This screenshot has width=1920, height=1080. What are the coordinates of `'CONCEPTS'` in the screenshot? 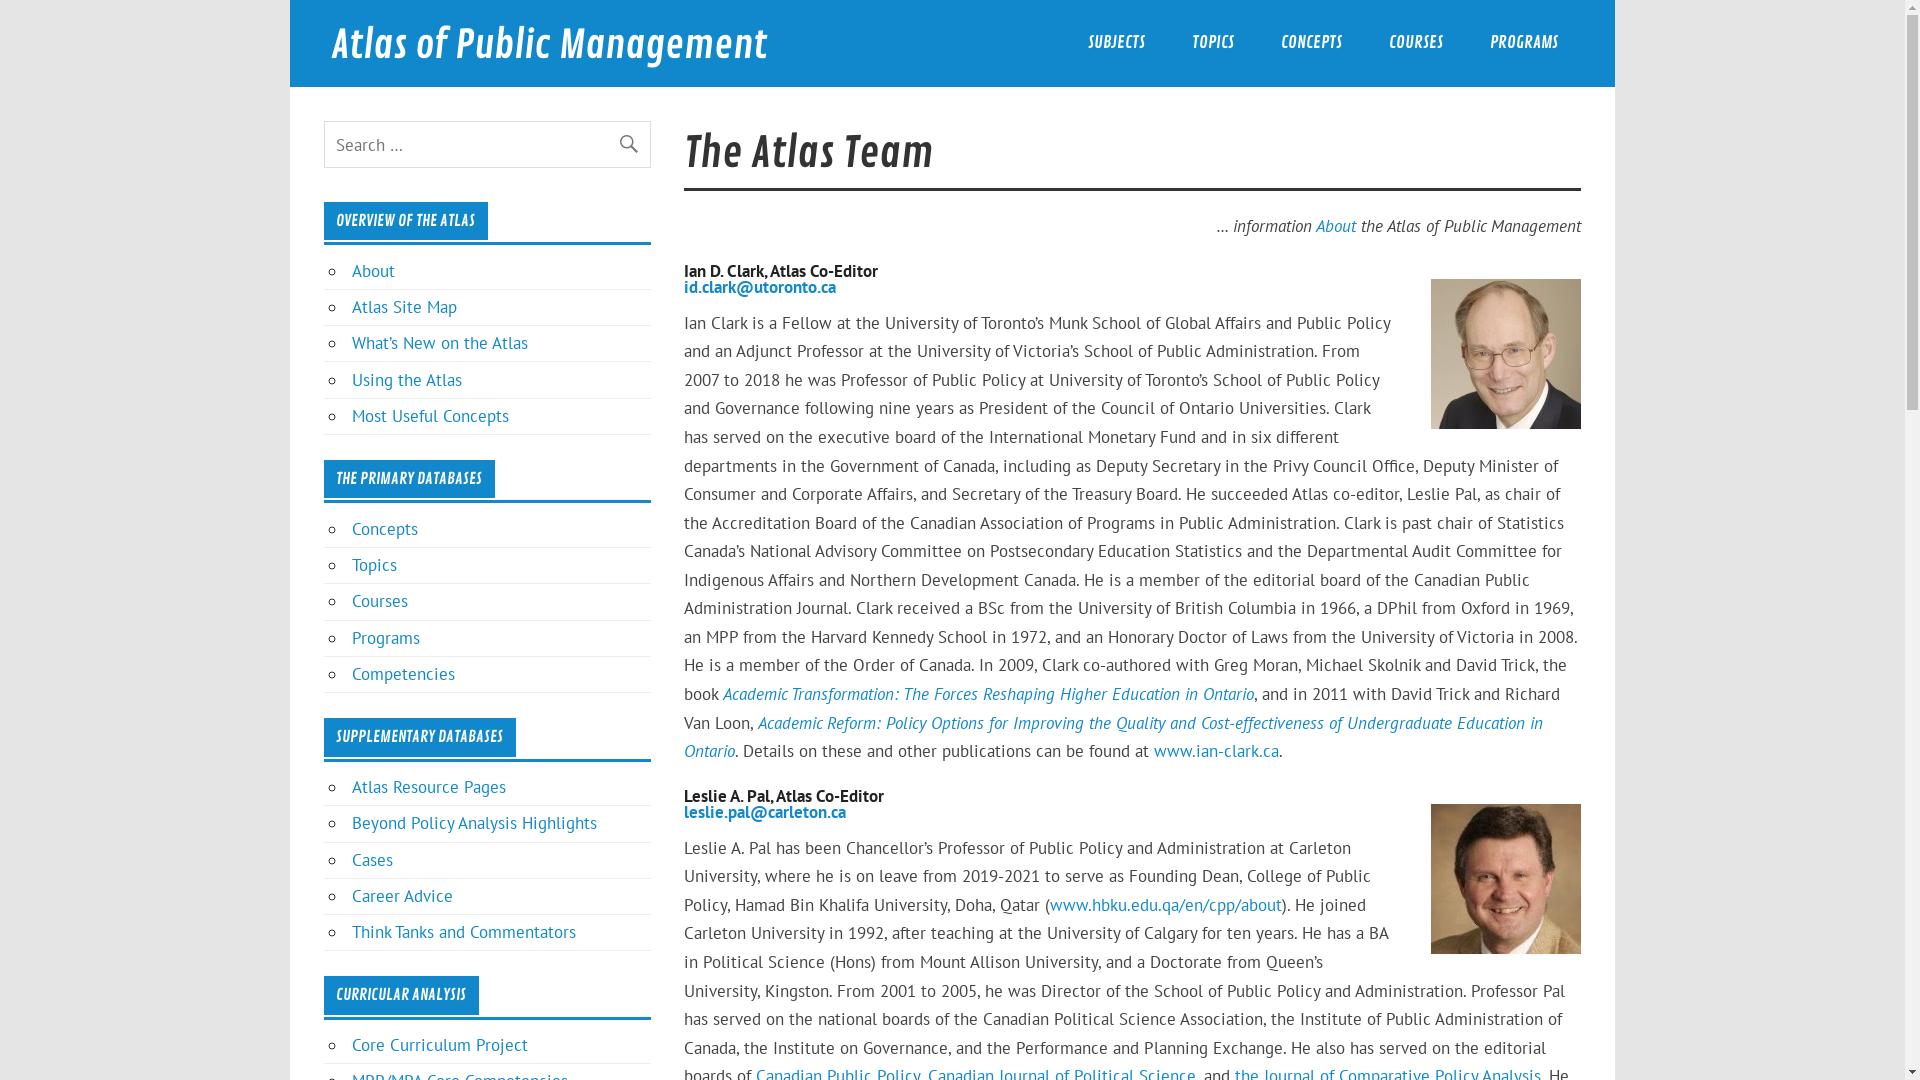 It's located at (1310, 43).